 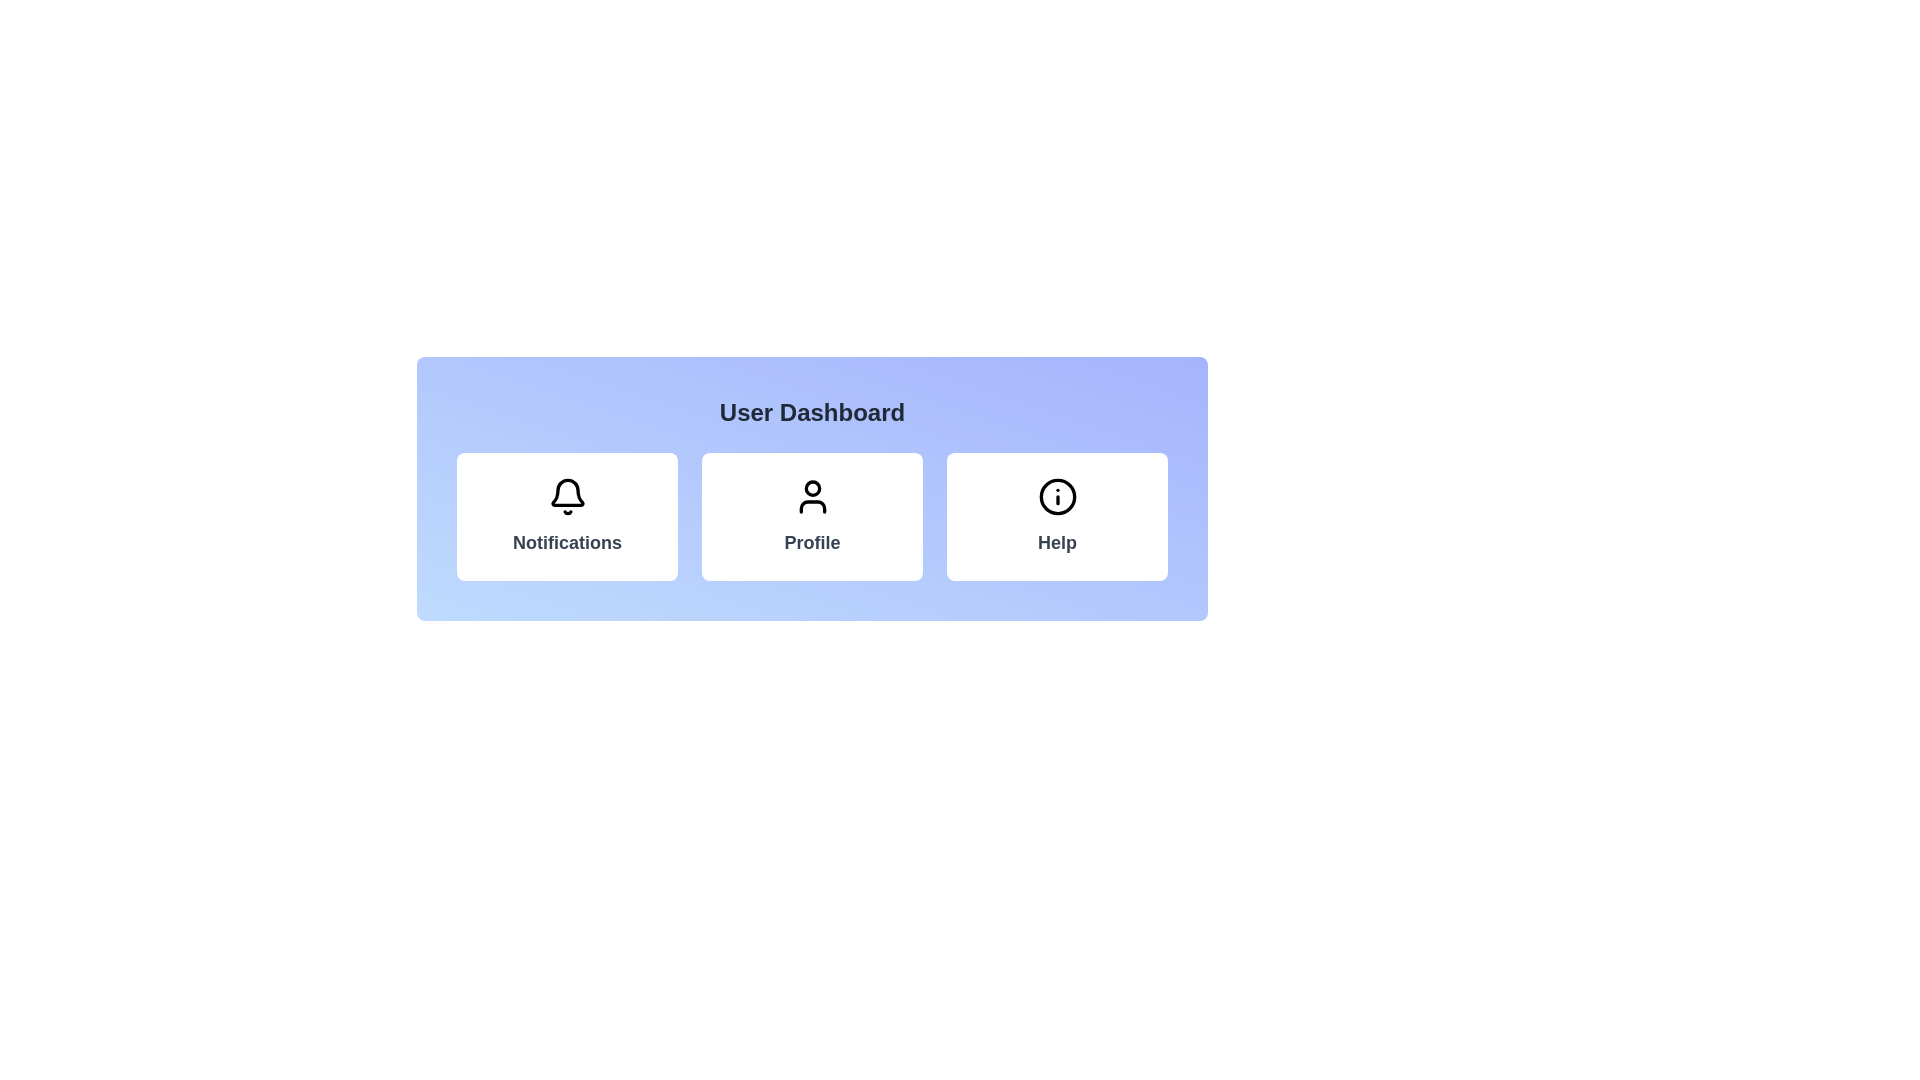 I want to click on the Text Label element which is a bold, large dark gray header centrally aligned at the top of a section with a gradient blue background, positioned above the 'Notifications', 'Profile', and 'Help' elements, so click(x=812, y=411).